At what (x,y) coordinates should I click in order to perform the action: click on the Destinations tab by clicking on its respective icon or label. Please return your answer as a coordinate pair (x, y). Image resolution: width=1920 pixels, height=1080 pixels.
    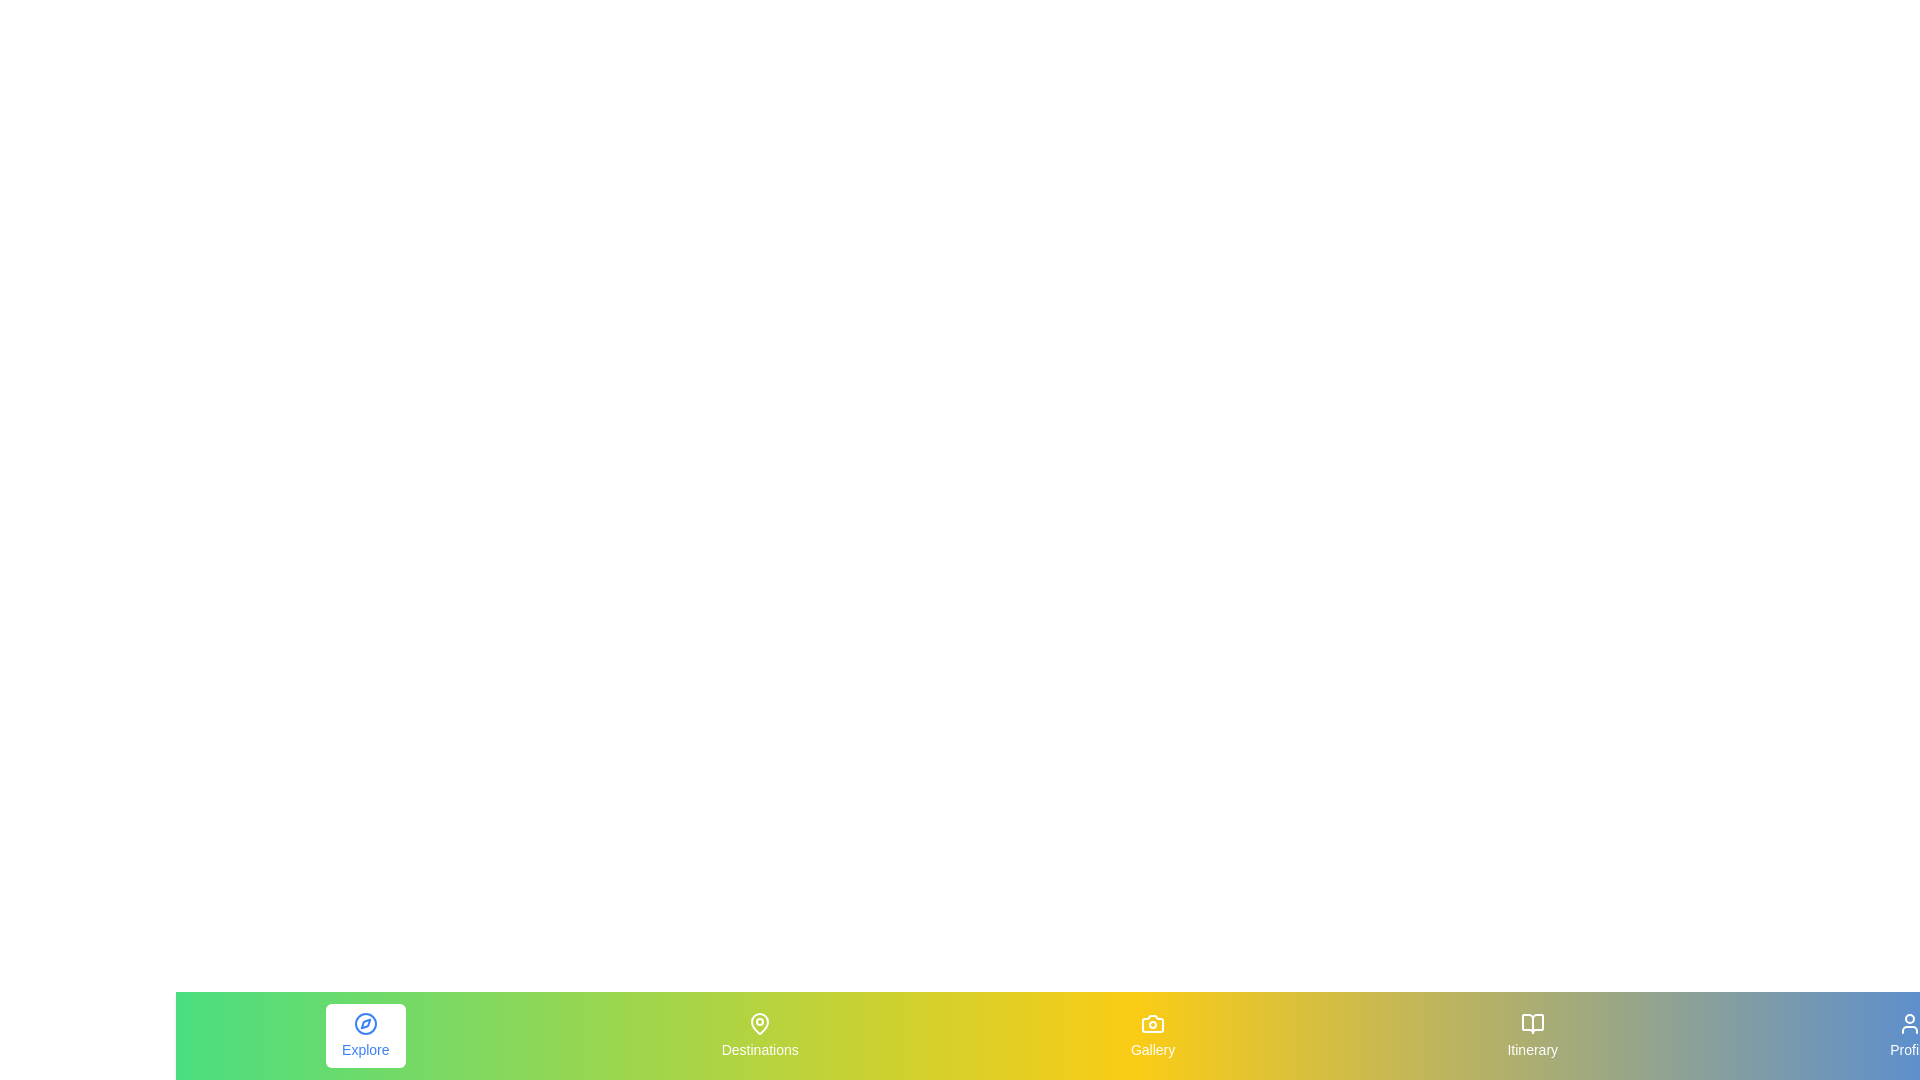
    Looking at the image, I should click on (759, 1035).